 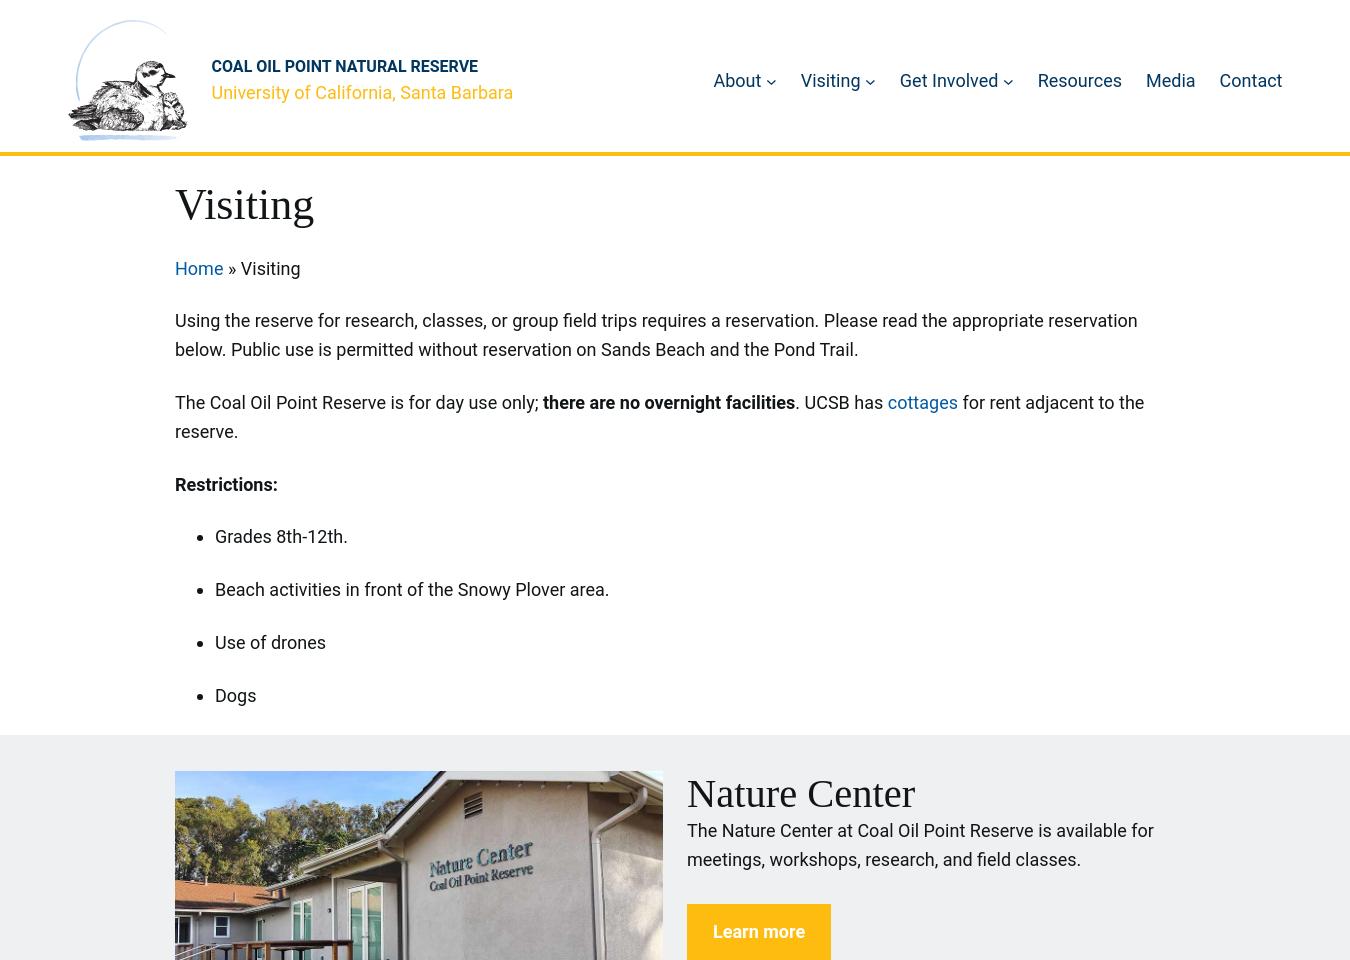 I want to click on 'Coal Oil Point Natural Reserve', so click(x=344, y=65).